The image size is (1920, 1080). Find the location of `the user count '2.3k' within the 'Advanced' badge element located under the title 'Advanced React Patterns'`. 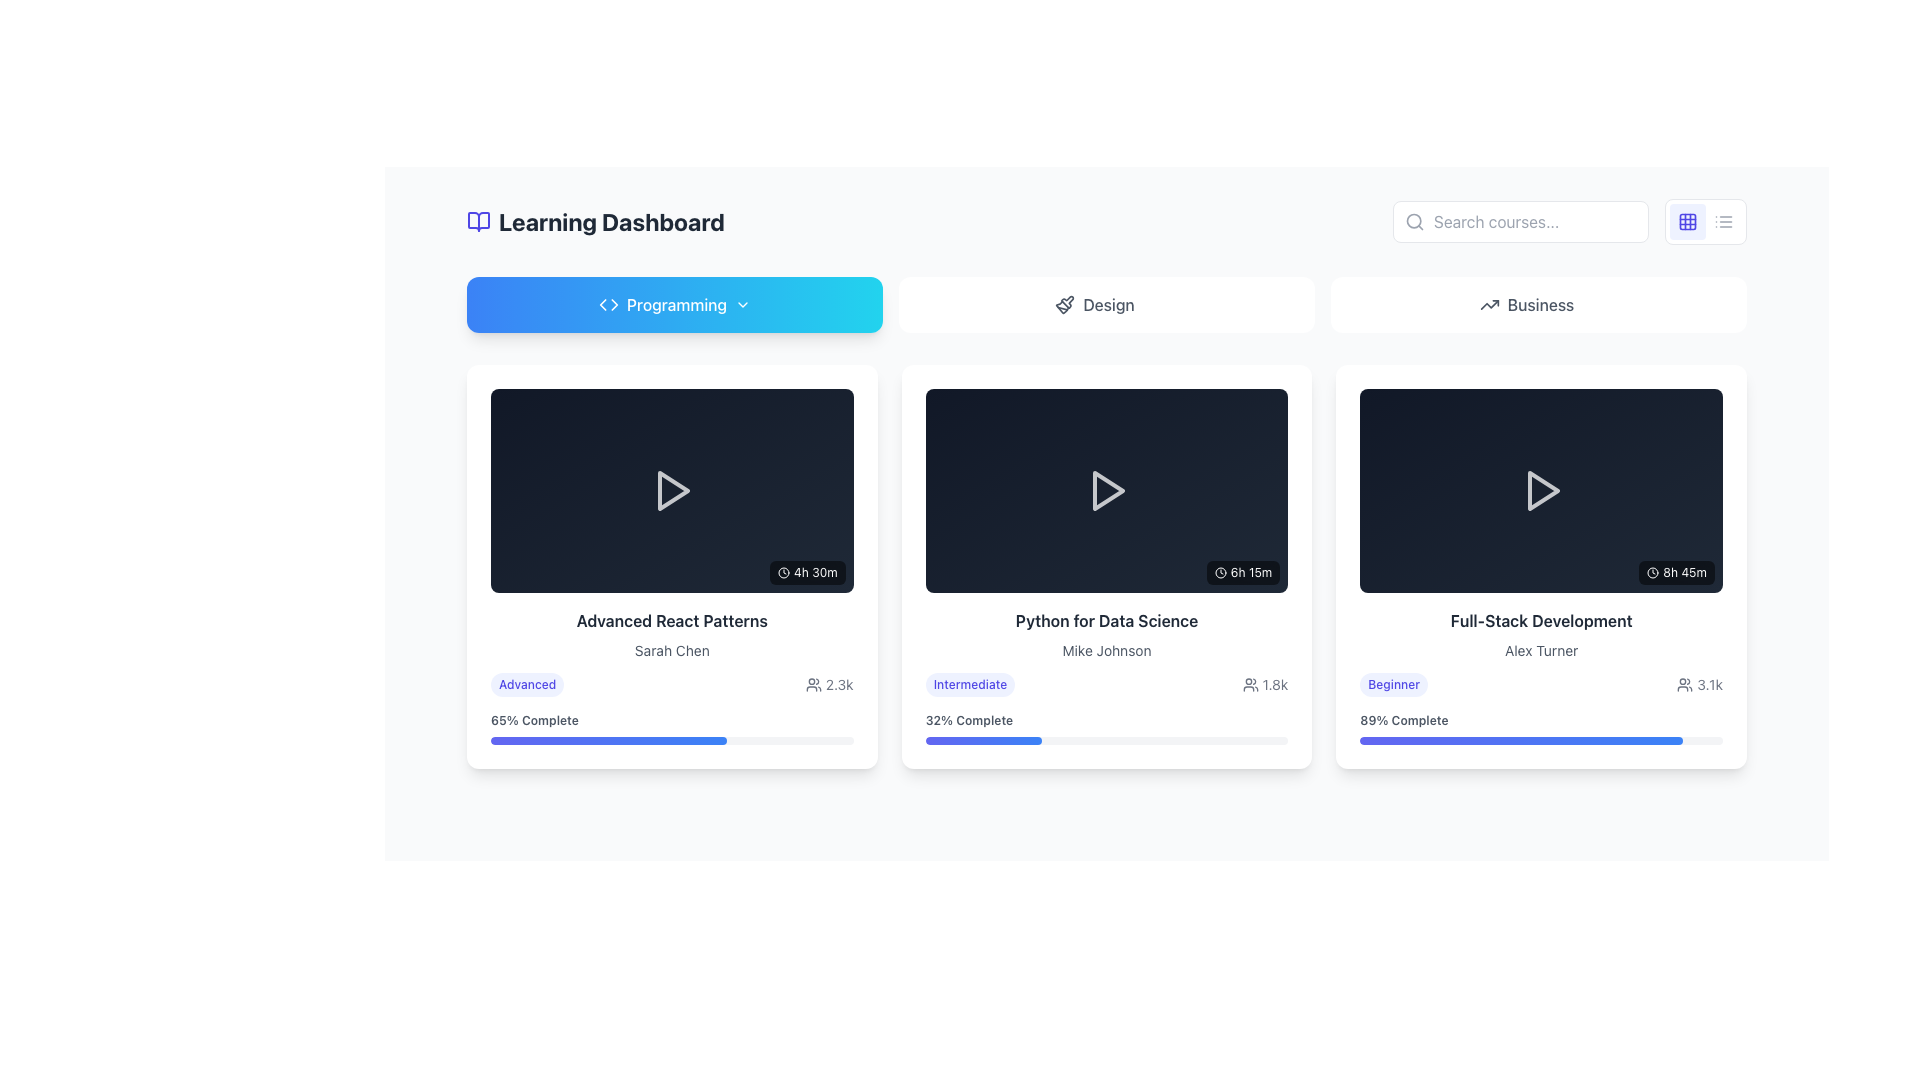

the user count '2.3k' within the 'Advanced' badge element located under the title 'Advanced React Patterns' is located at coordinates (672, 683).